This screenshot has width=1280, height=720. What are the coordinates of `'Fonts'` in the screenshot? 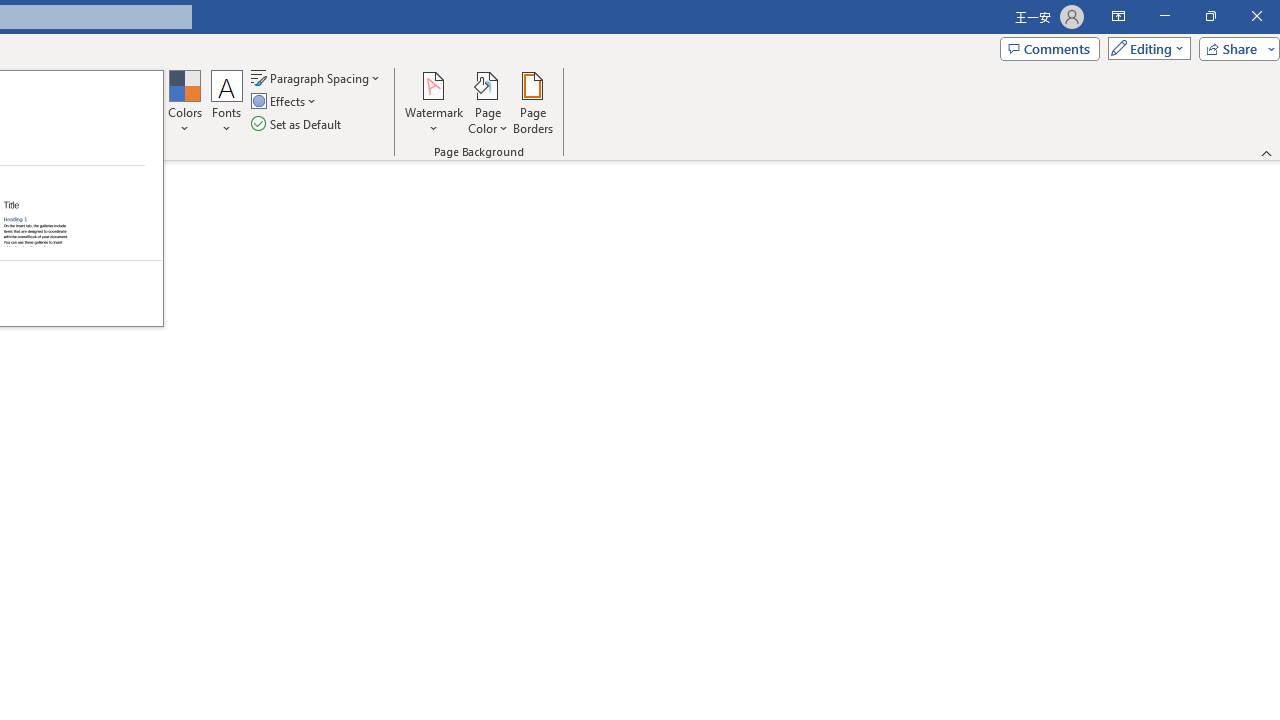 It's located at (227, 103).